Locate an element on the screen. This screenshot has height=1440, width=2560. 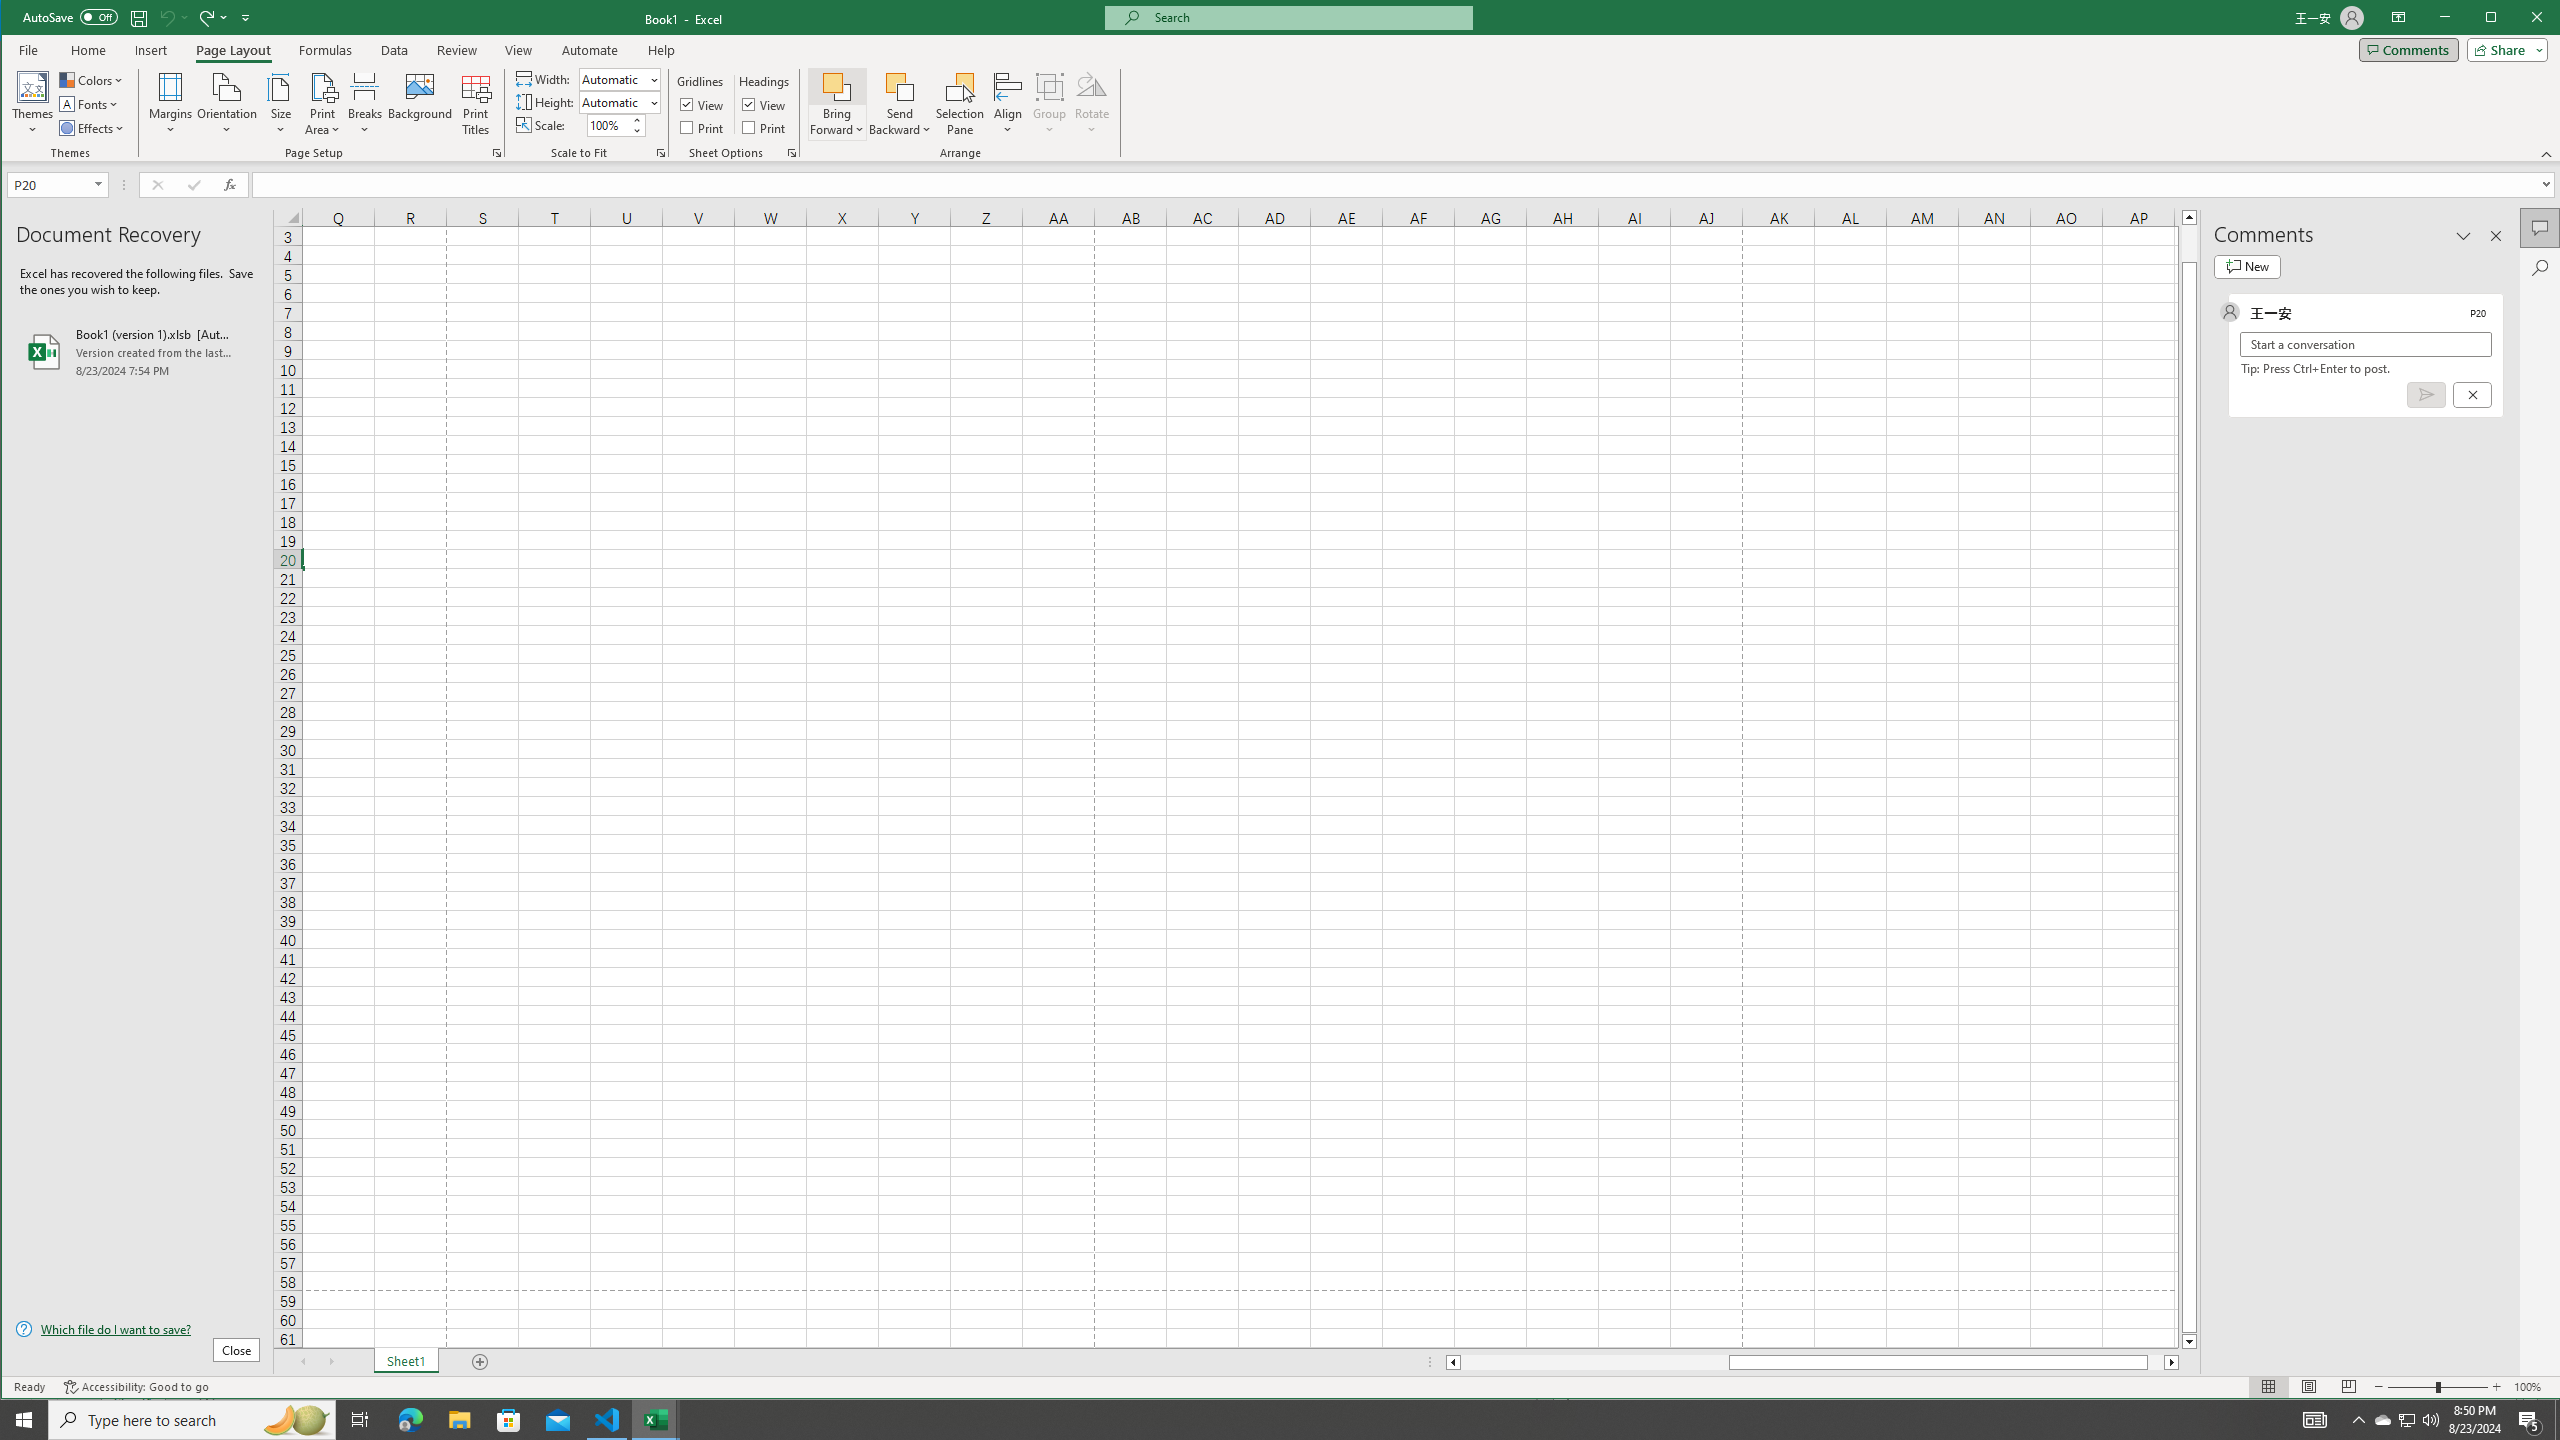
'Action Center, 5 new notifications' is located at coordinates (2530, 1418).